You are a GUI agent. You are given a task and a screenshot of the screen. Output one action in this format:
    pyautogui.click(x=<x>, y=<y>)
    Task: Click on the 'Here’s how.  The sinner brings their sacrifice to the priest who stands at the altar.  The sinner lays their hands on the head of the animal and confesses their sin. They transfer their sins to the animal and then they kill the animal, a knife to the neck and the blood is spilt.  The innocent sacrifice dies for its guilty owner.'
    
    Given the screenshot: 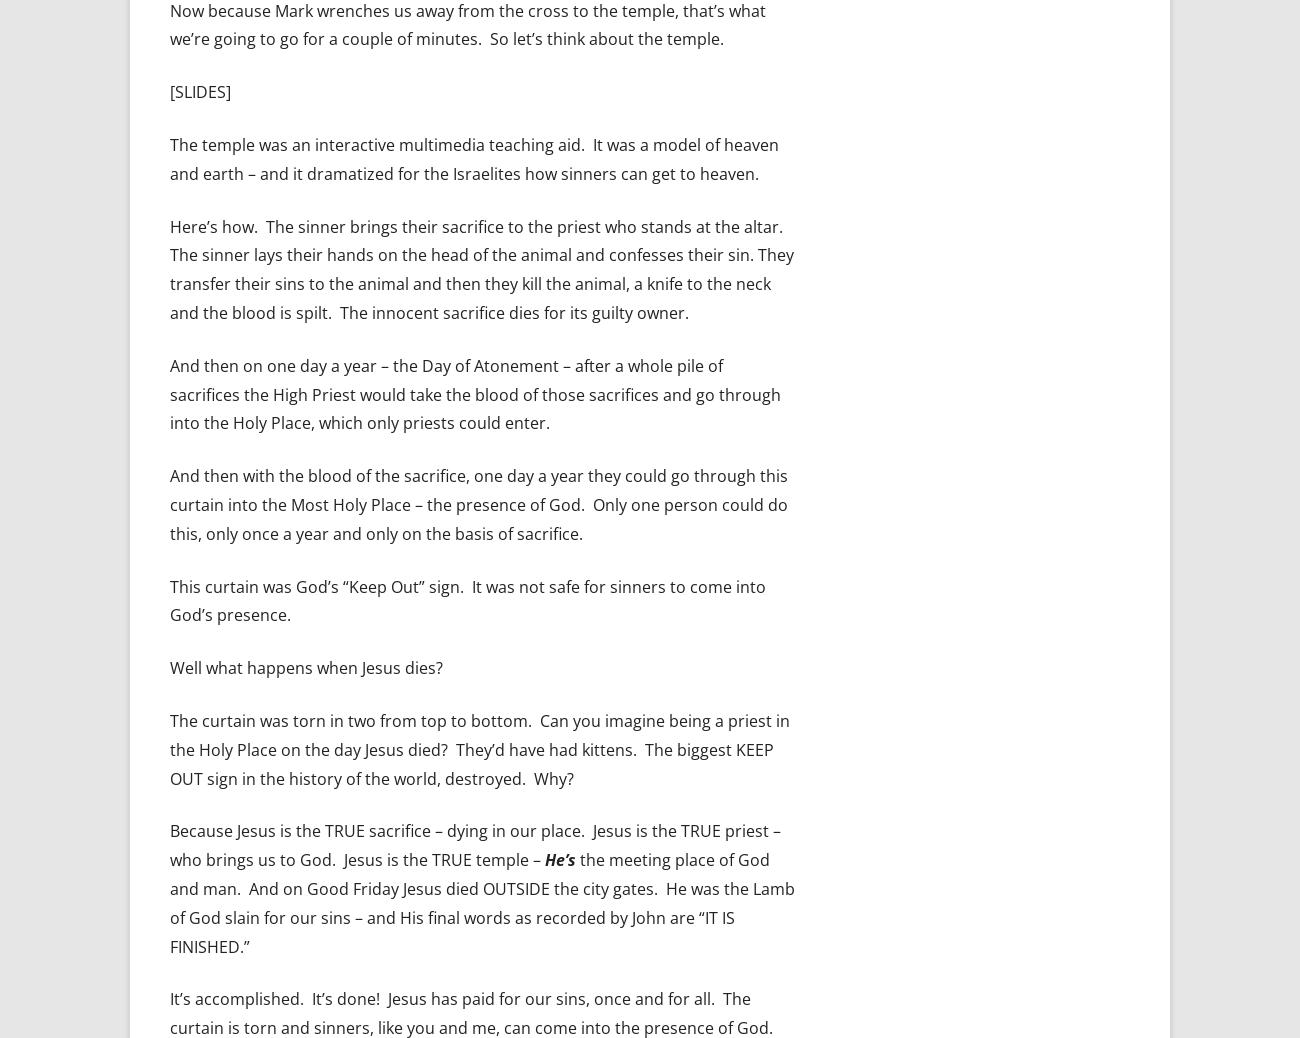 What is the action you would take?
    pyautogui.click(x=481, y=269)
    